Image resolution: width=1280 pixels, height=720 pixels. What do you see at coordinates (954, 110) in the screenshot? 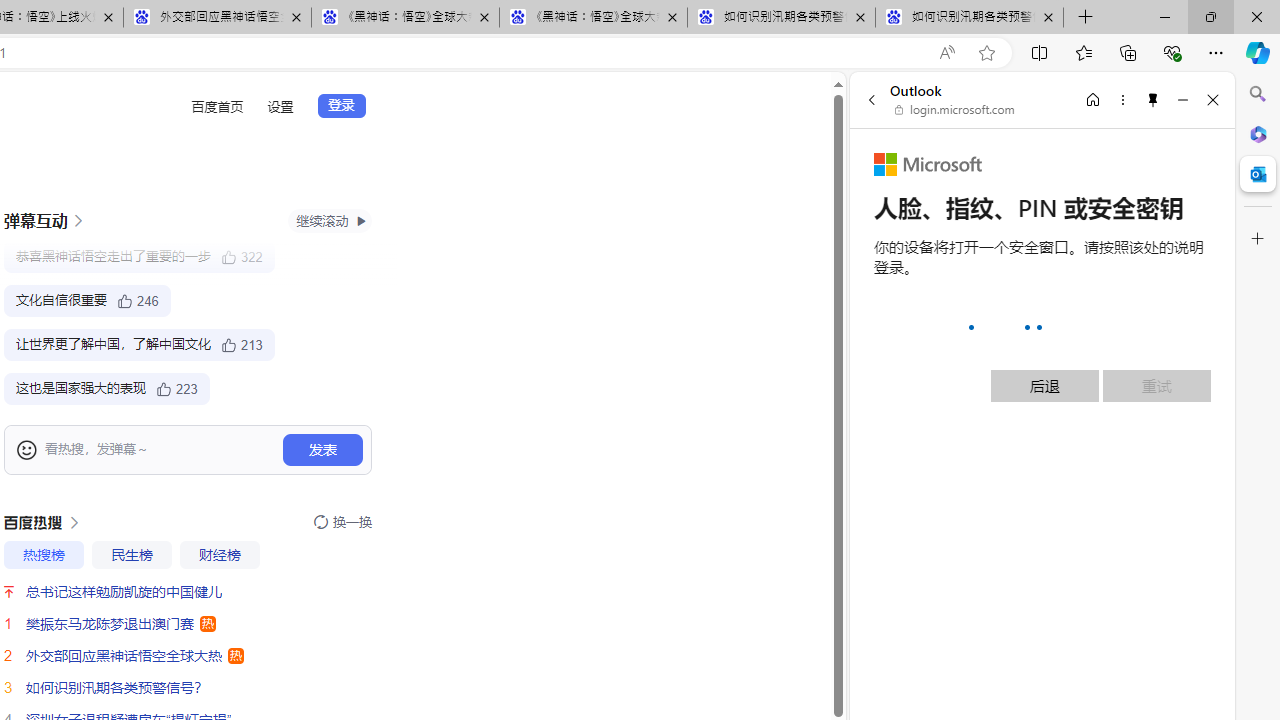
I see `'login.microsoft.com'` at bounding box center [954, 110].